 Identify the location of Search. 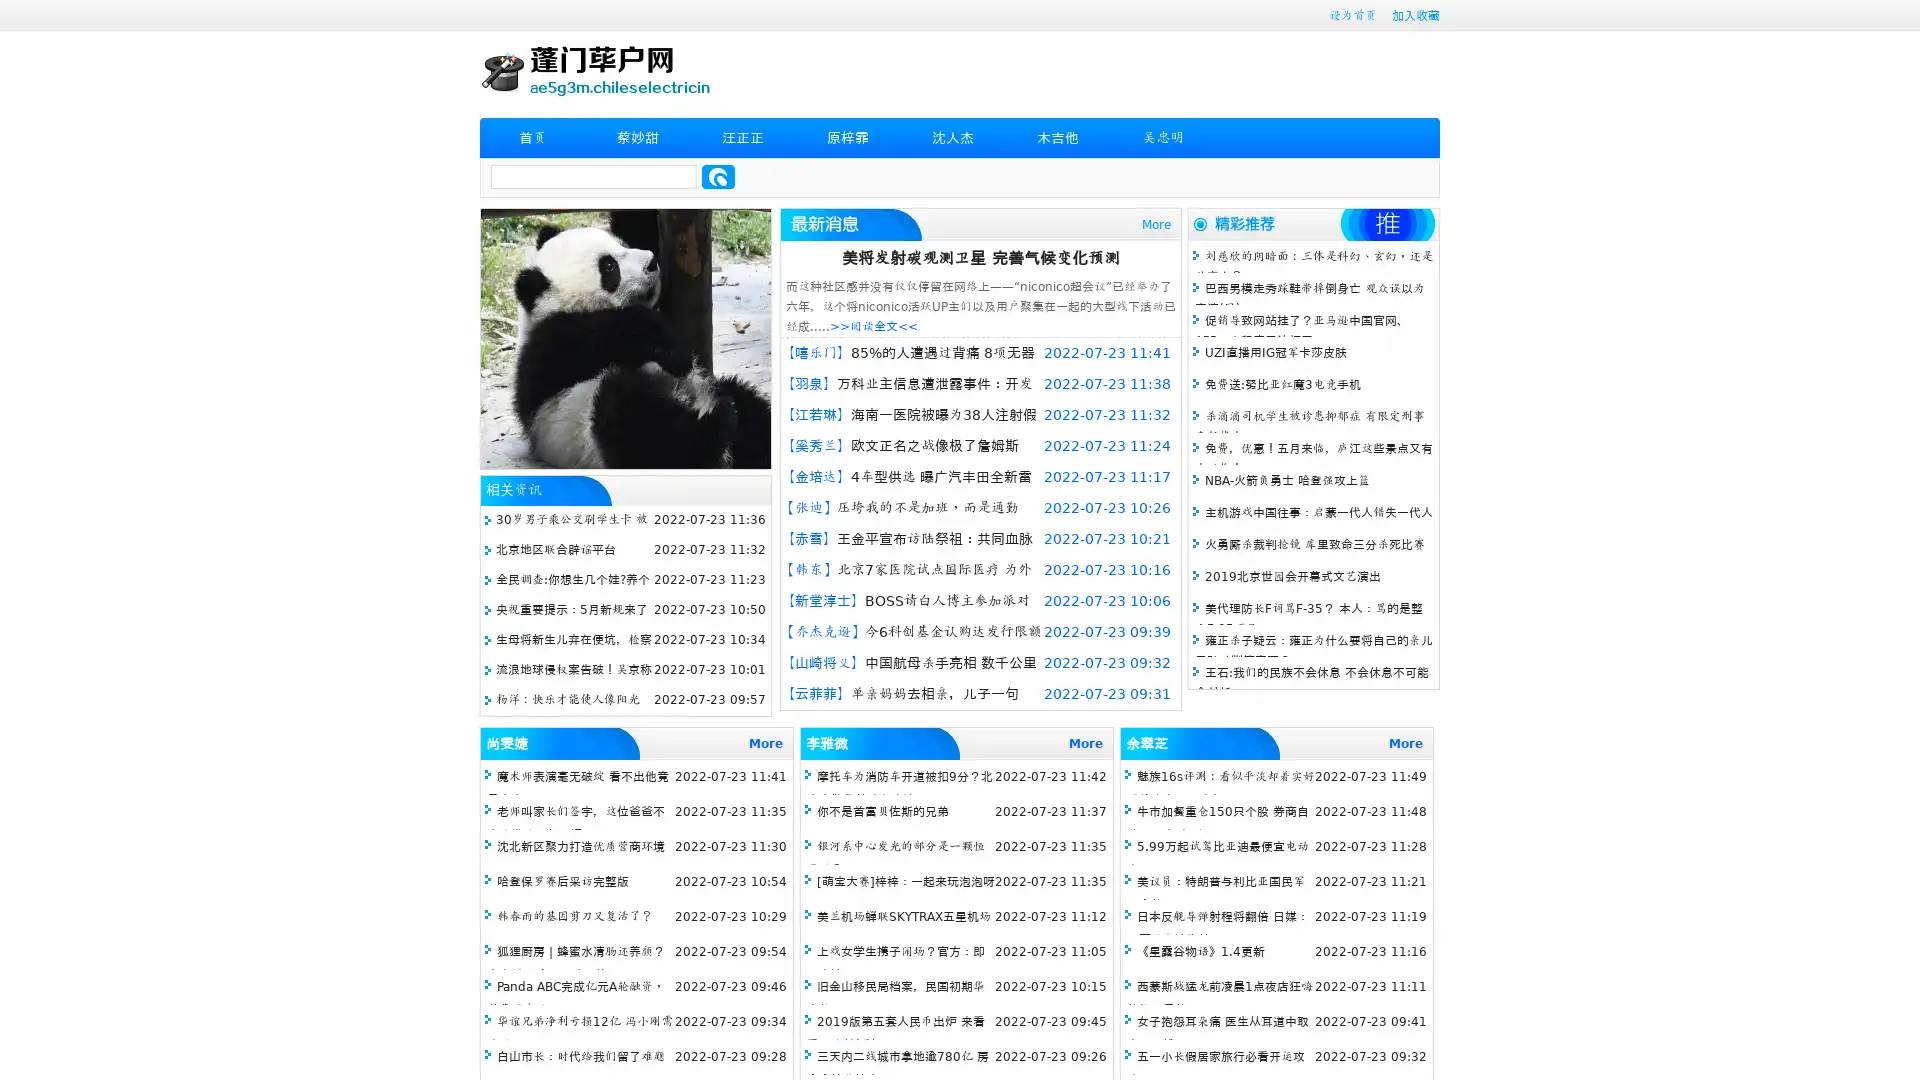
(718, 176).